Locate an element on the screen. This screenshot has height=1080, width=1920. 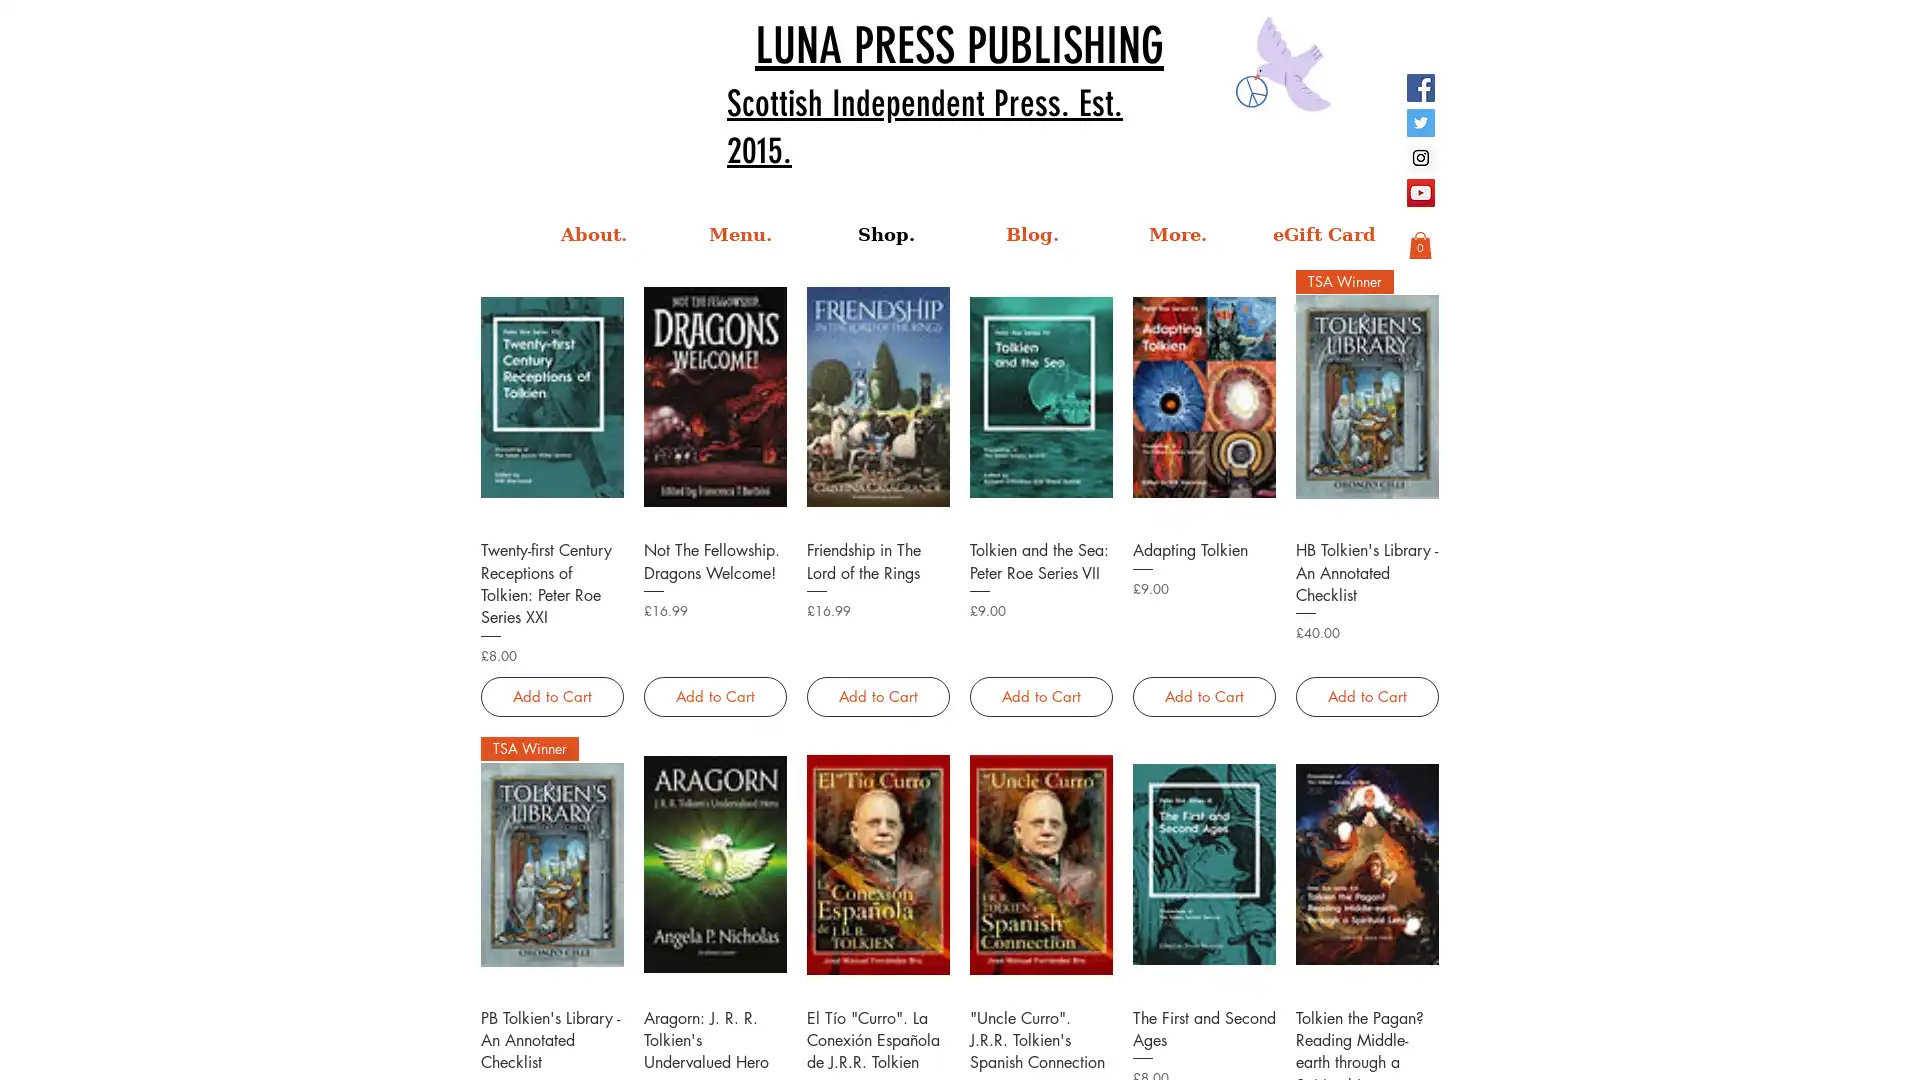
Add to Cart is located at coordinates (877, 695).